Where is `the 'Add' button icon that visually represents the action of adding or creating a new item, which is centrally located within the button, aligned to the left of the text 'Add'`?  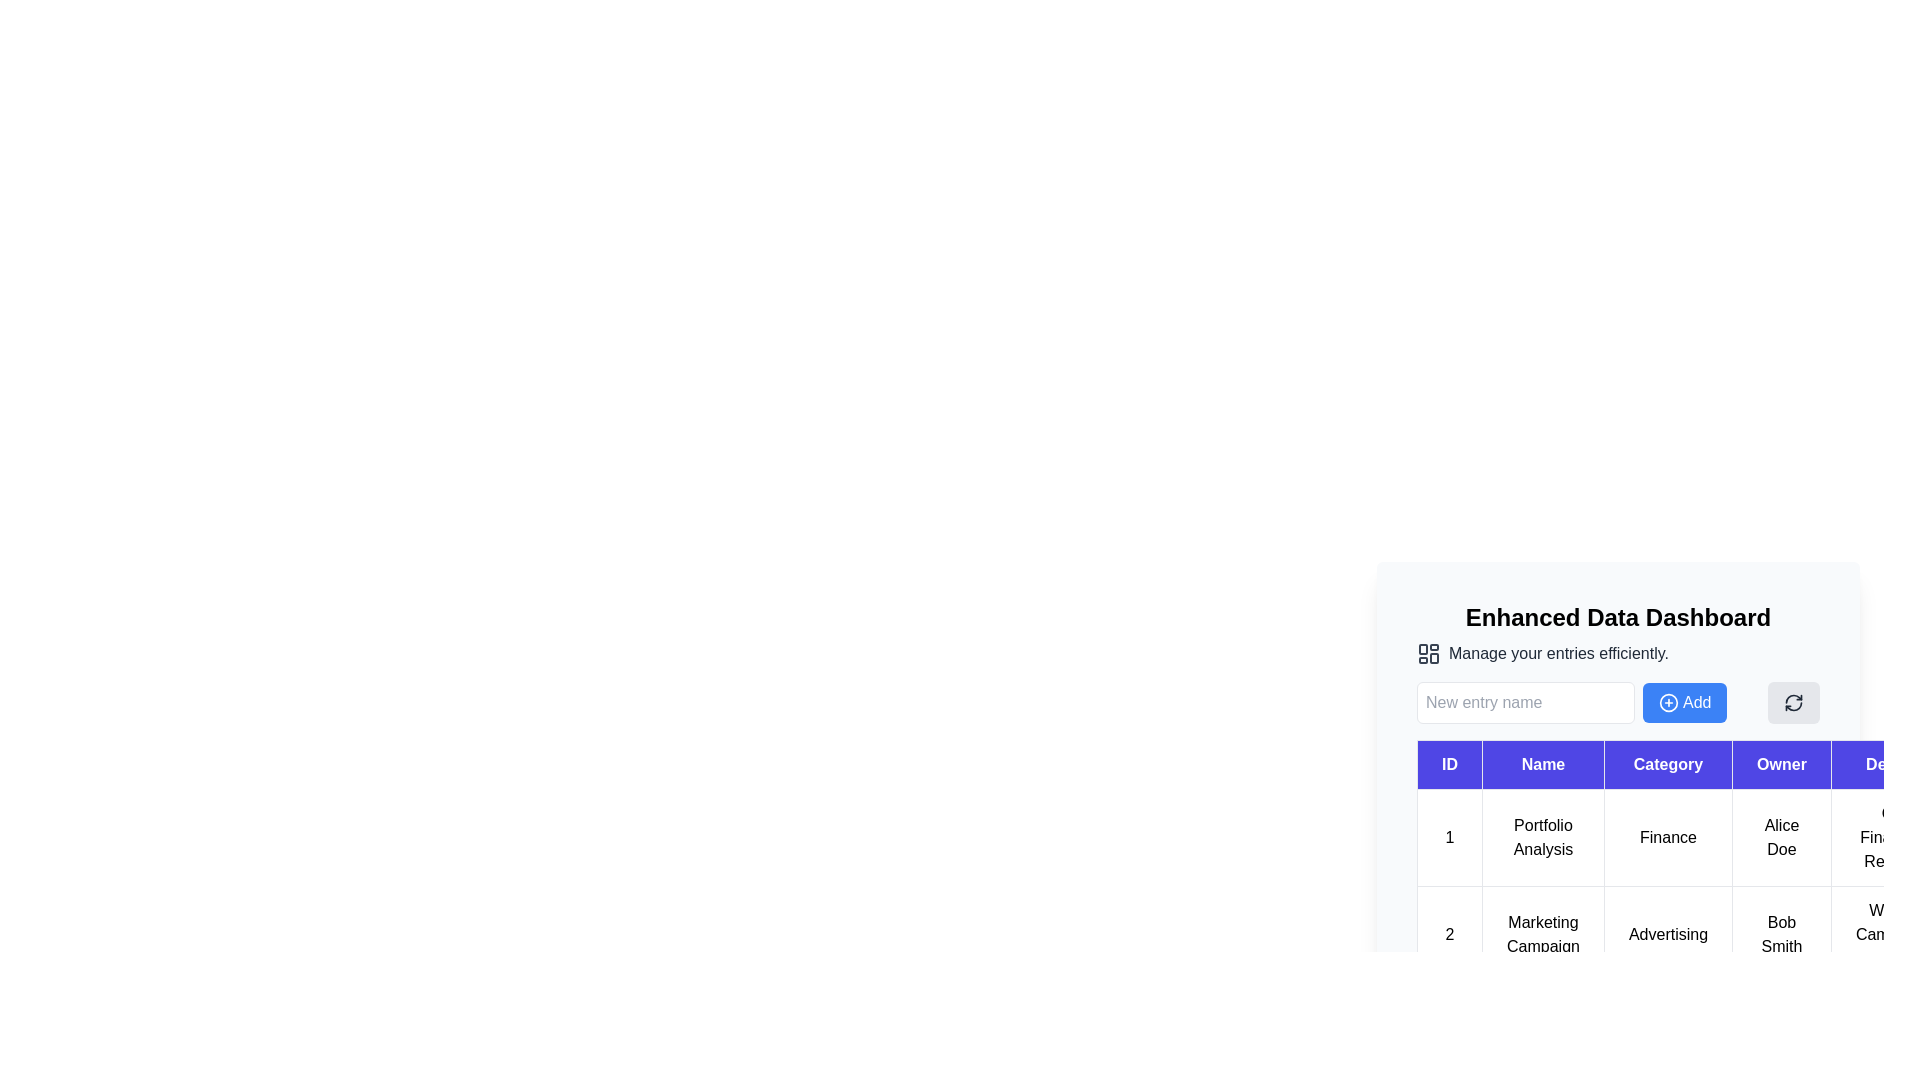 the 'Add' button icon that visually represents the action of adding or creating a new item, which is centrally located within the button, aligned to the left of the text 'Add' is located at coordinates (1669, 701).